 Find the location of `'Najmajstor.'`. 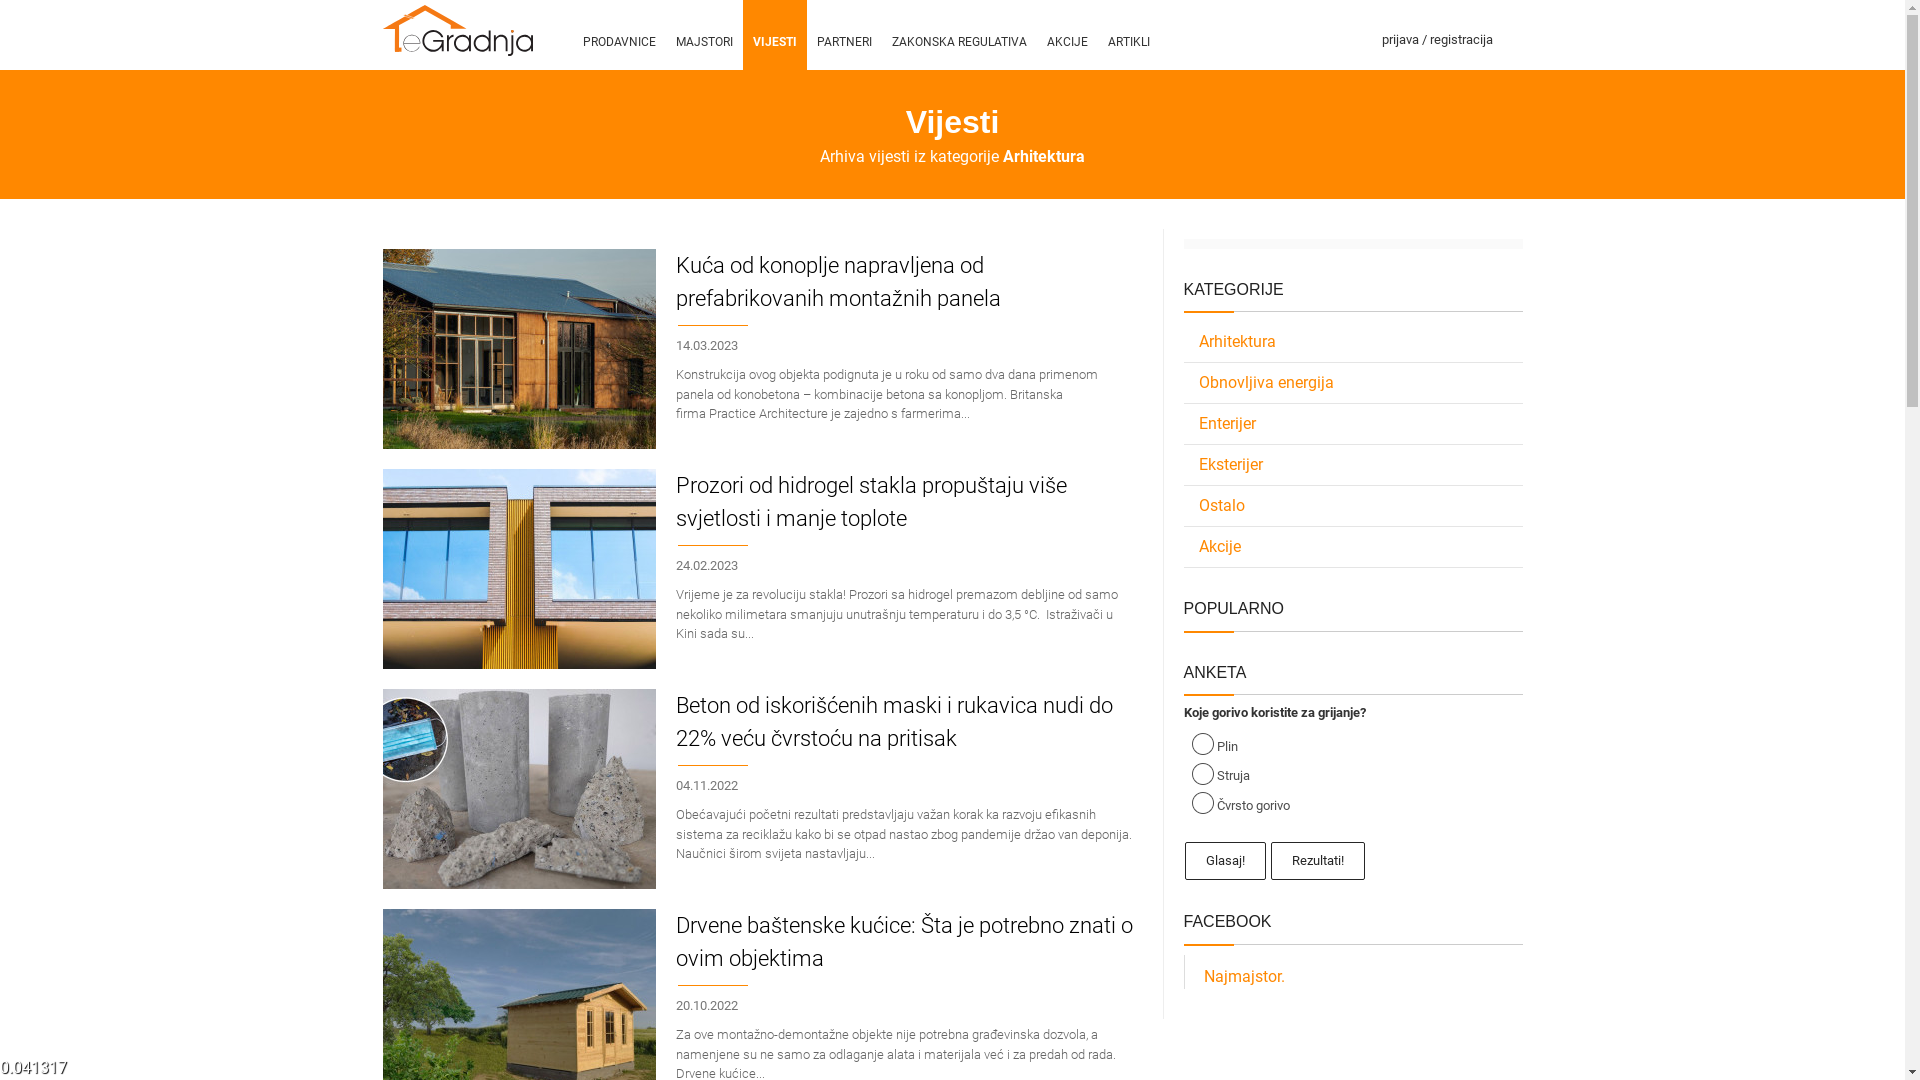

'Najmajstor.' is located at coordinates (1243, 975).